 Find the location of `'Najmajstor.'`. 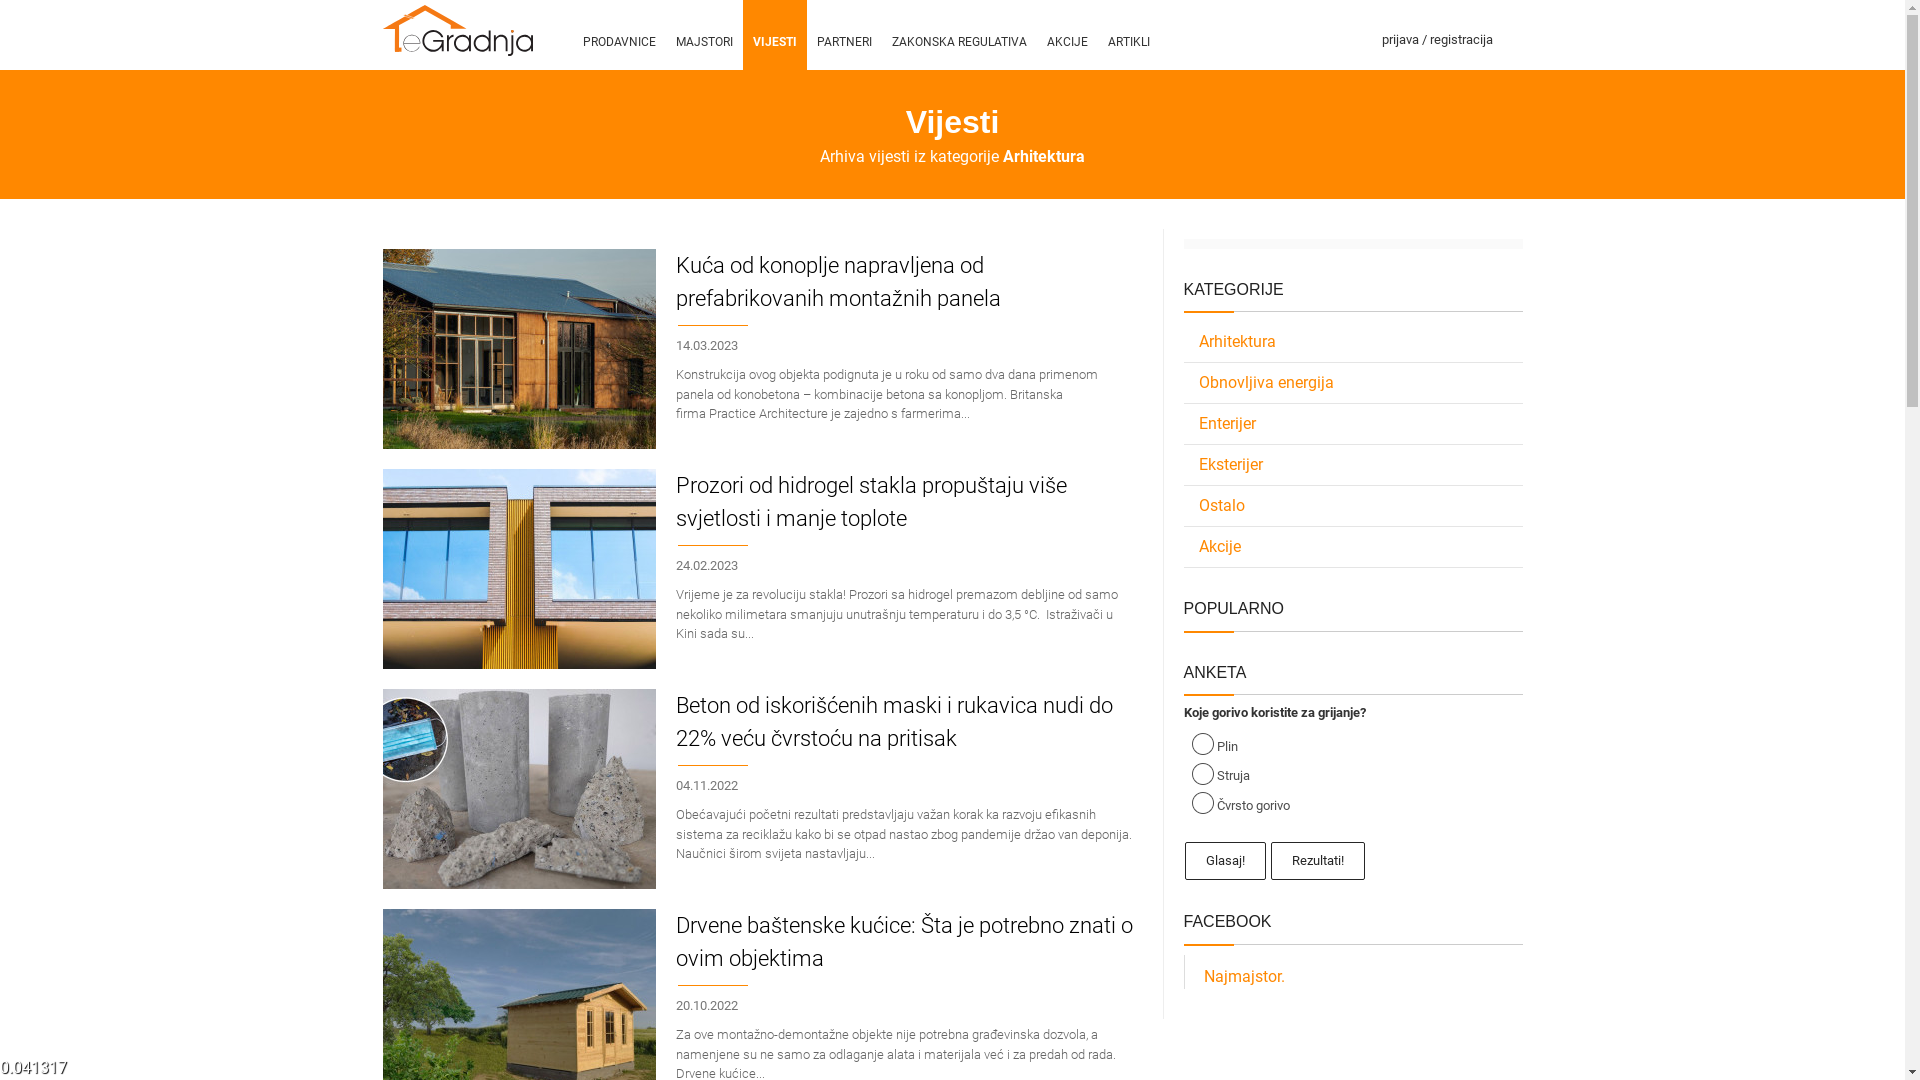

'Najmajstor.' is located at coordinates (1243, 975).